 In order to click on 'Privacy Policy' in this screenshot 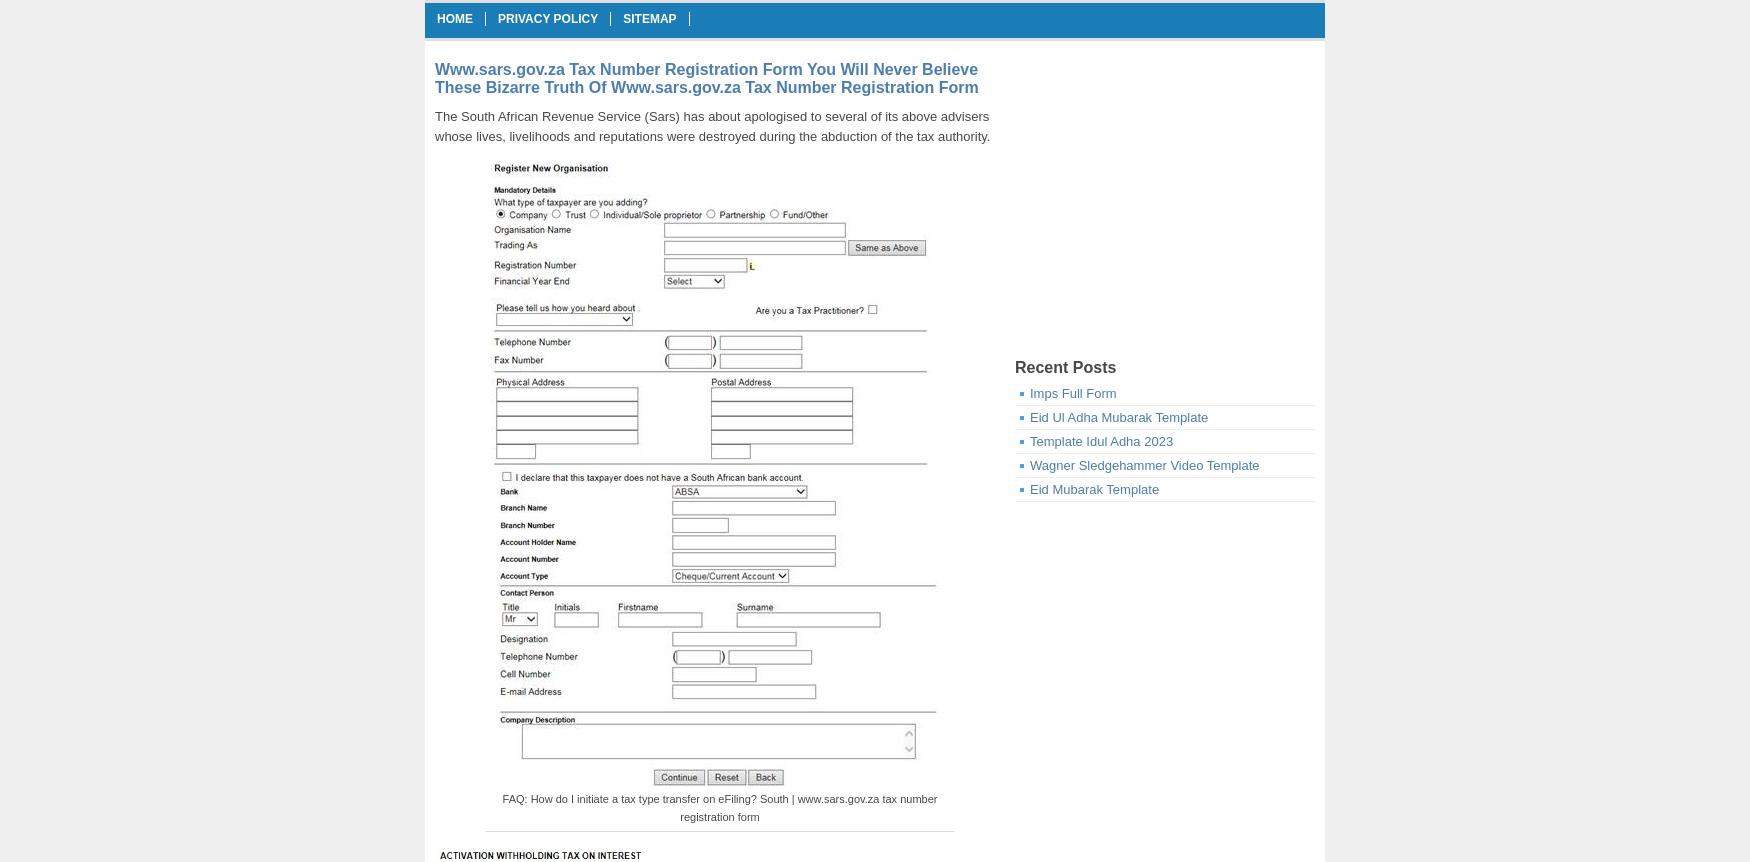, I will do `click(498, 18)`.